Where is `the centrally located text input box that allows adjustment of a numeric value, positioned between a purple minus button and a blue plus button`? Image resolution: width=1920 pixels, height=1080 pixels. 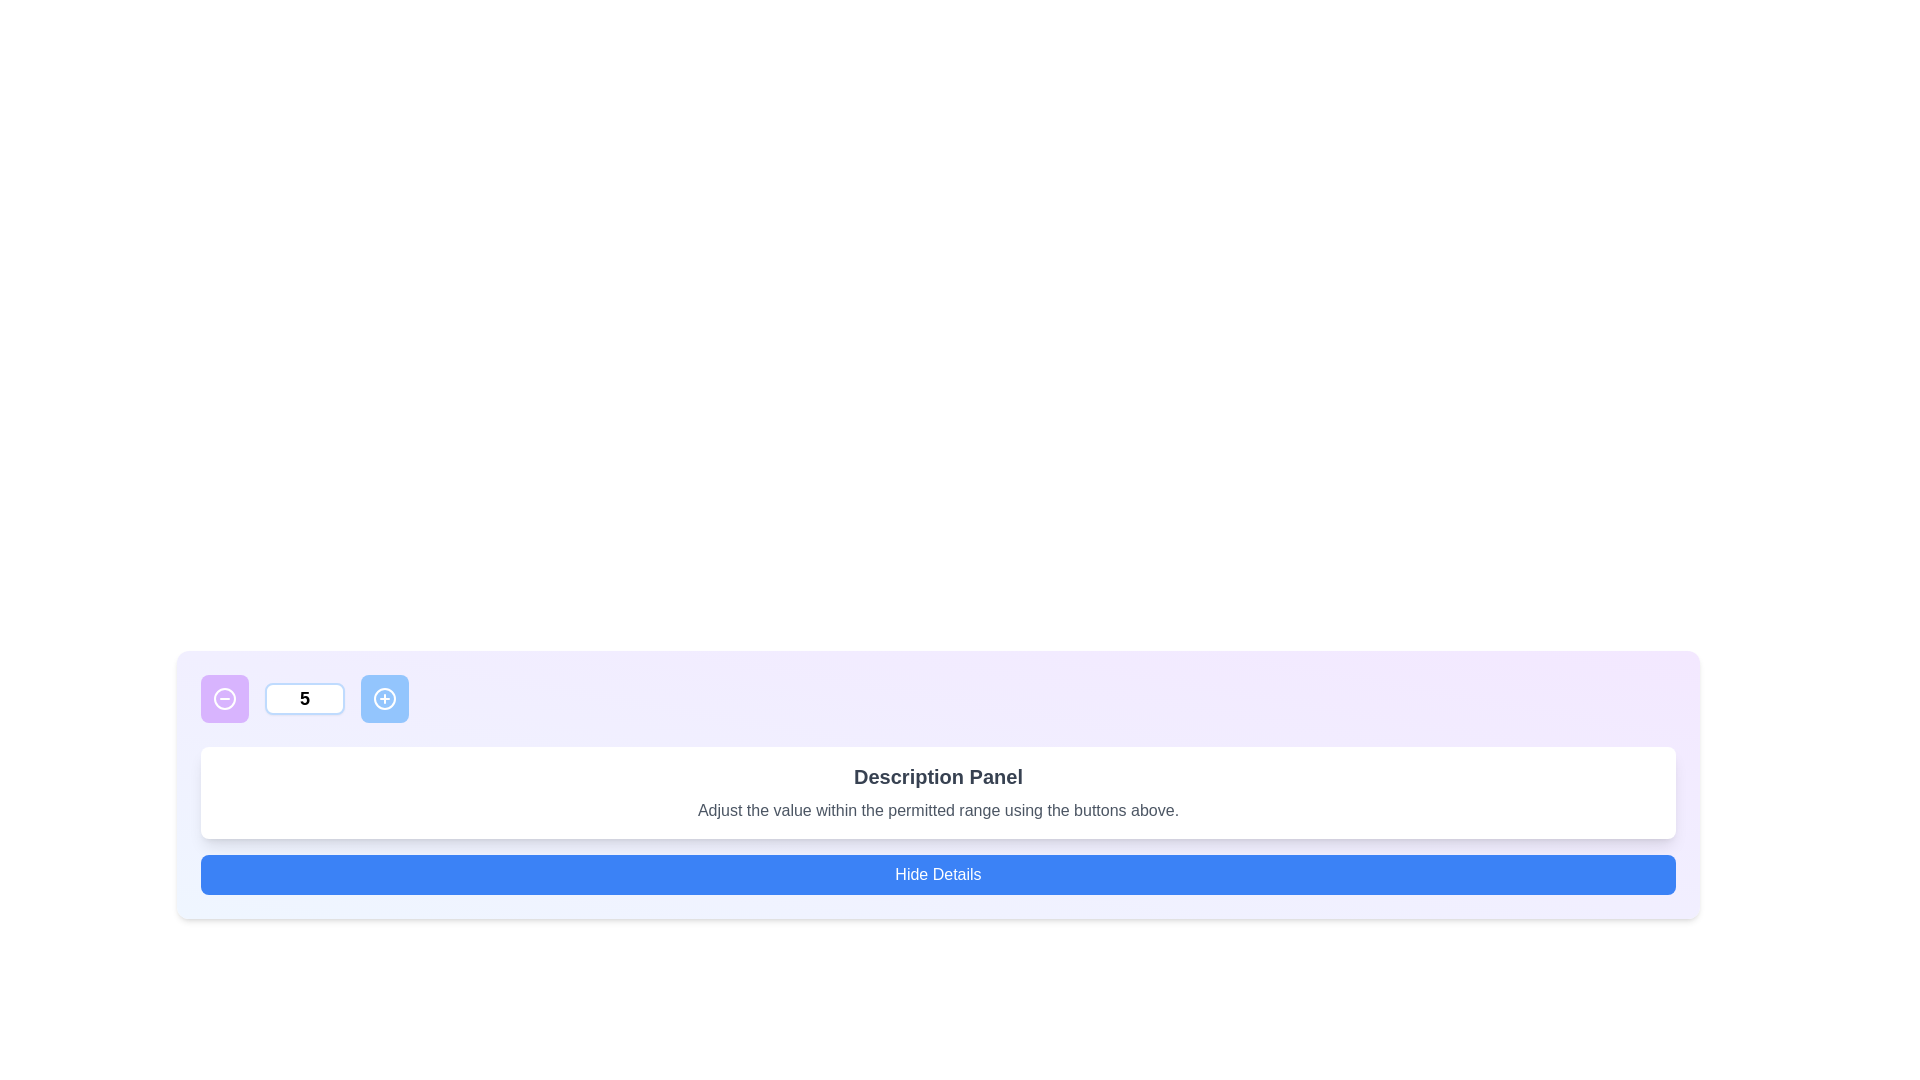 the centrally located text input box that allows adjustment of a numeric value, positioned between a purple minus button and a blue plus button is located at coordinates (304, 697).